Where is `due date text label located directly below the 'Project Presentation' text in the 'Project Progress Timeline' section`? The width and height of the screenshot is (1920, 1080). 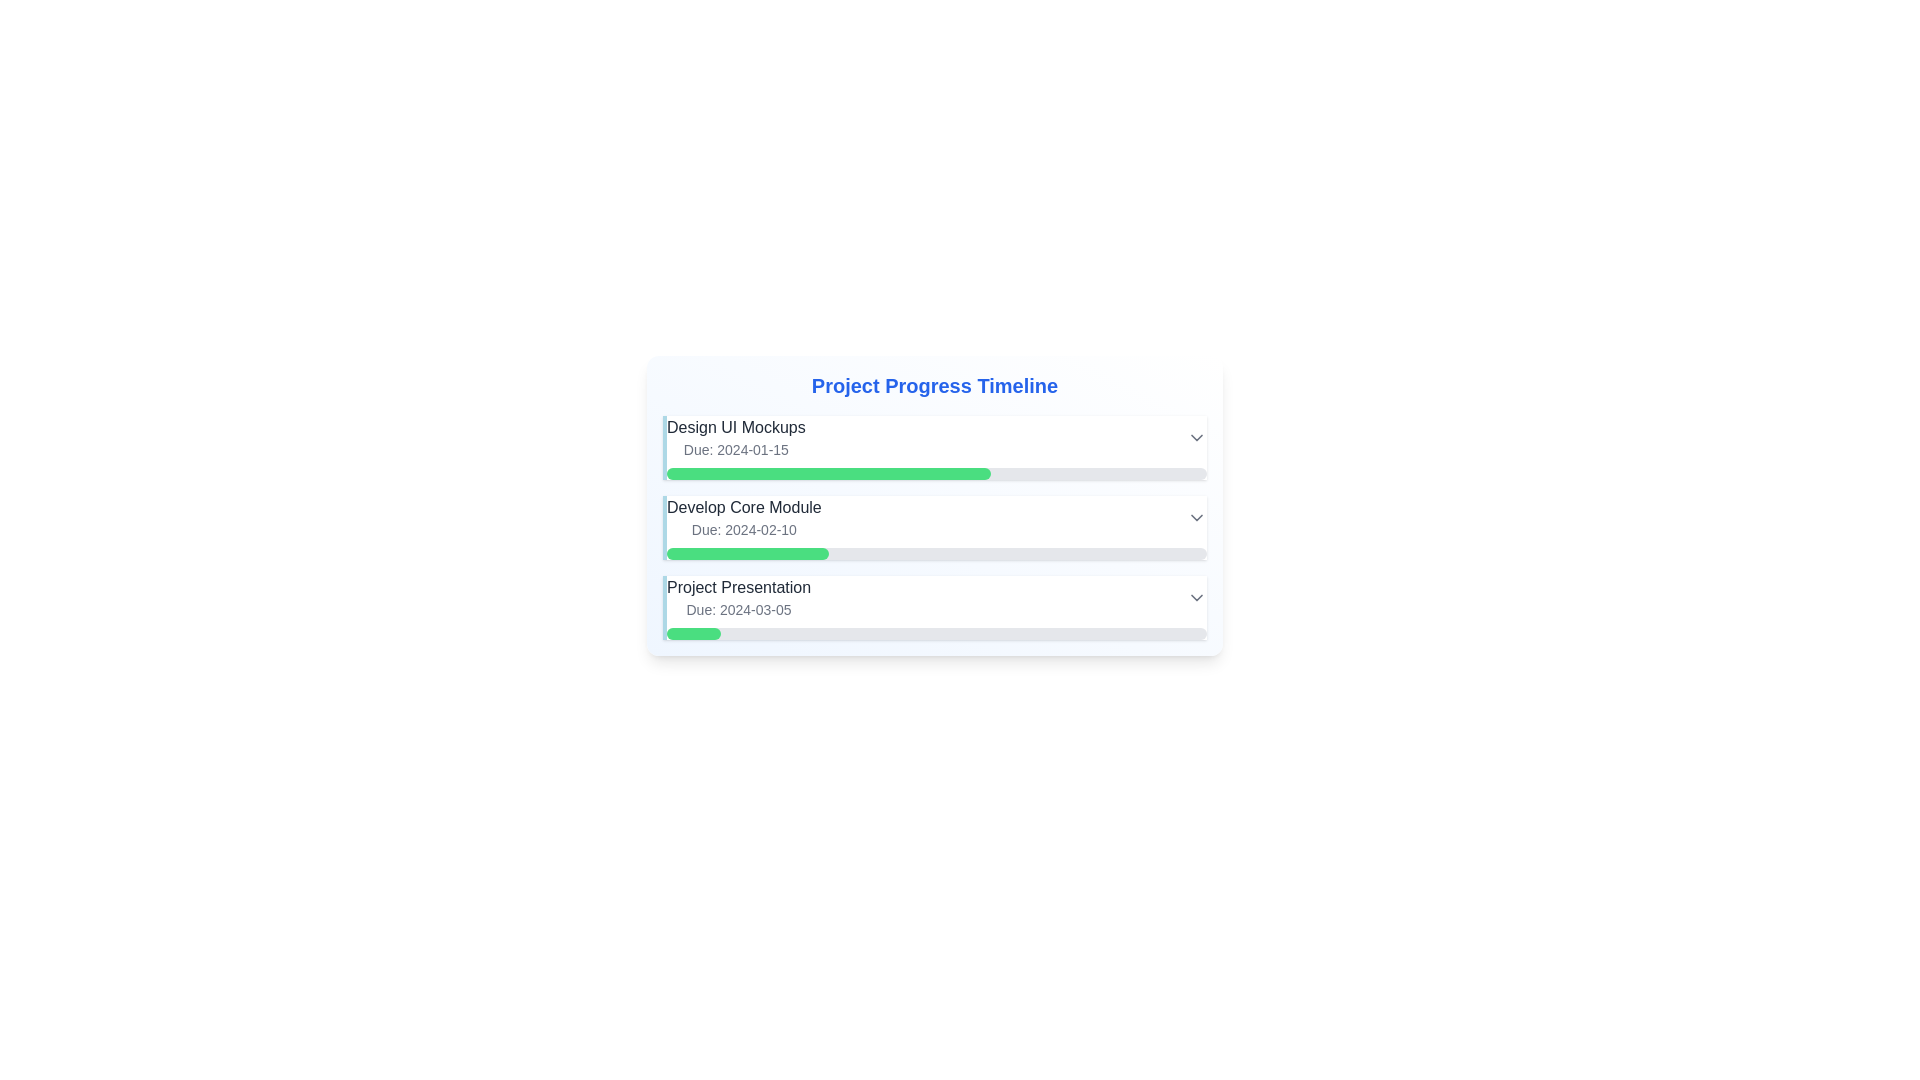
due date text label located directly below the 'Project Presentation' text in the 'Project Progress Timeline' section is located at coordinates (738, 608).